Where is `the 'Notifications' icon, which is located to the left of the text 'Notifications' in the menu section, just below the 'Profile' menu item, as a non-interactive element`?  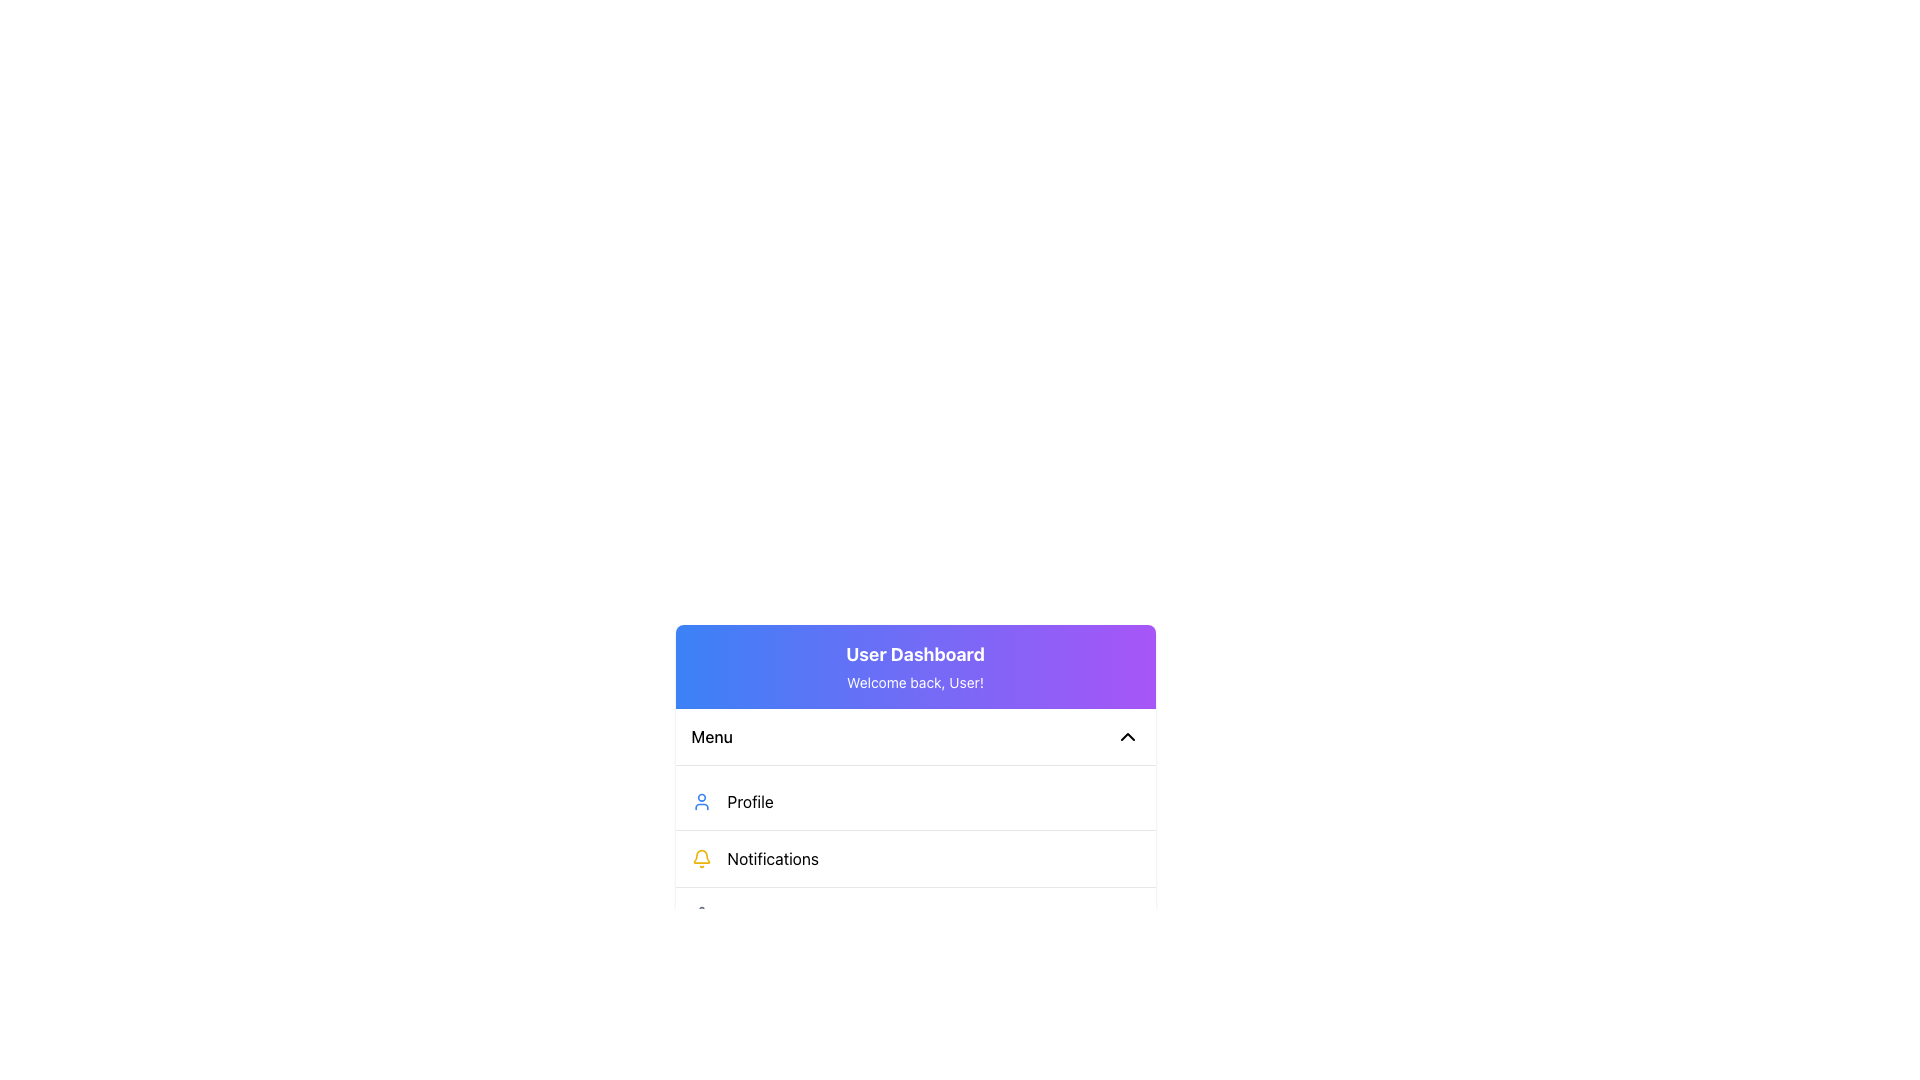
the 'Notifications' icon, which is located to the left of the text 'Notifications' in the menu section, just below the 'Profile' menu item, as a non-interactive element is located at coordinates (701, 858).